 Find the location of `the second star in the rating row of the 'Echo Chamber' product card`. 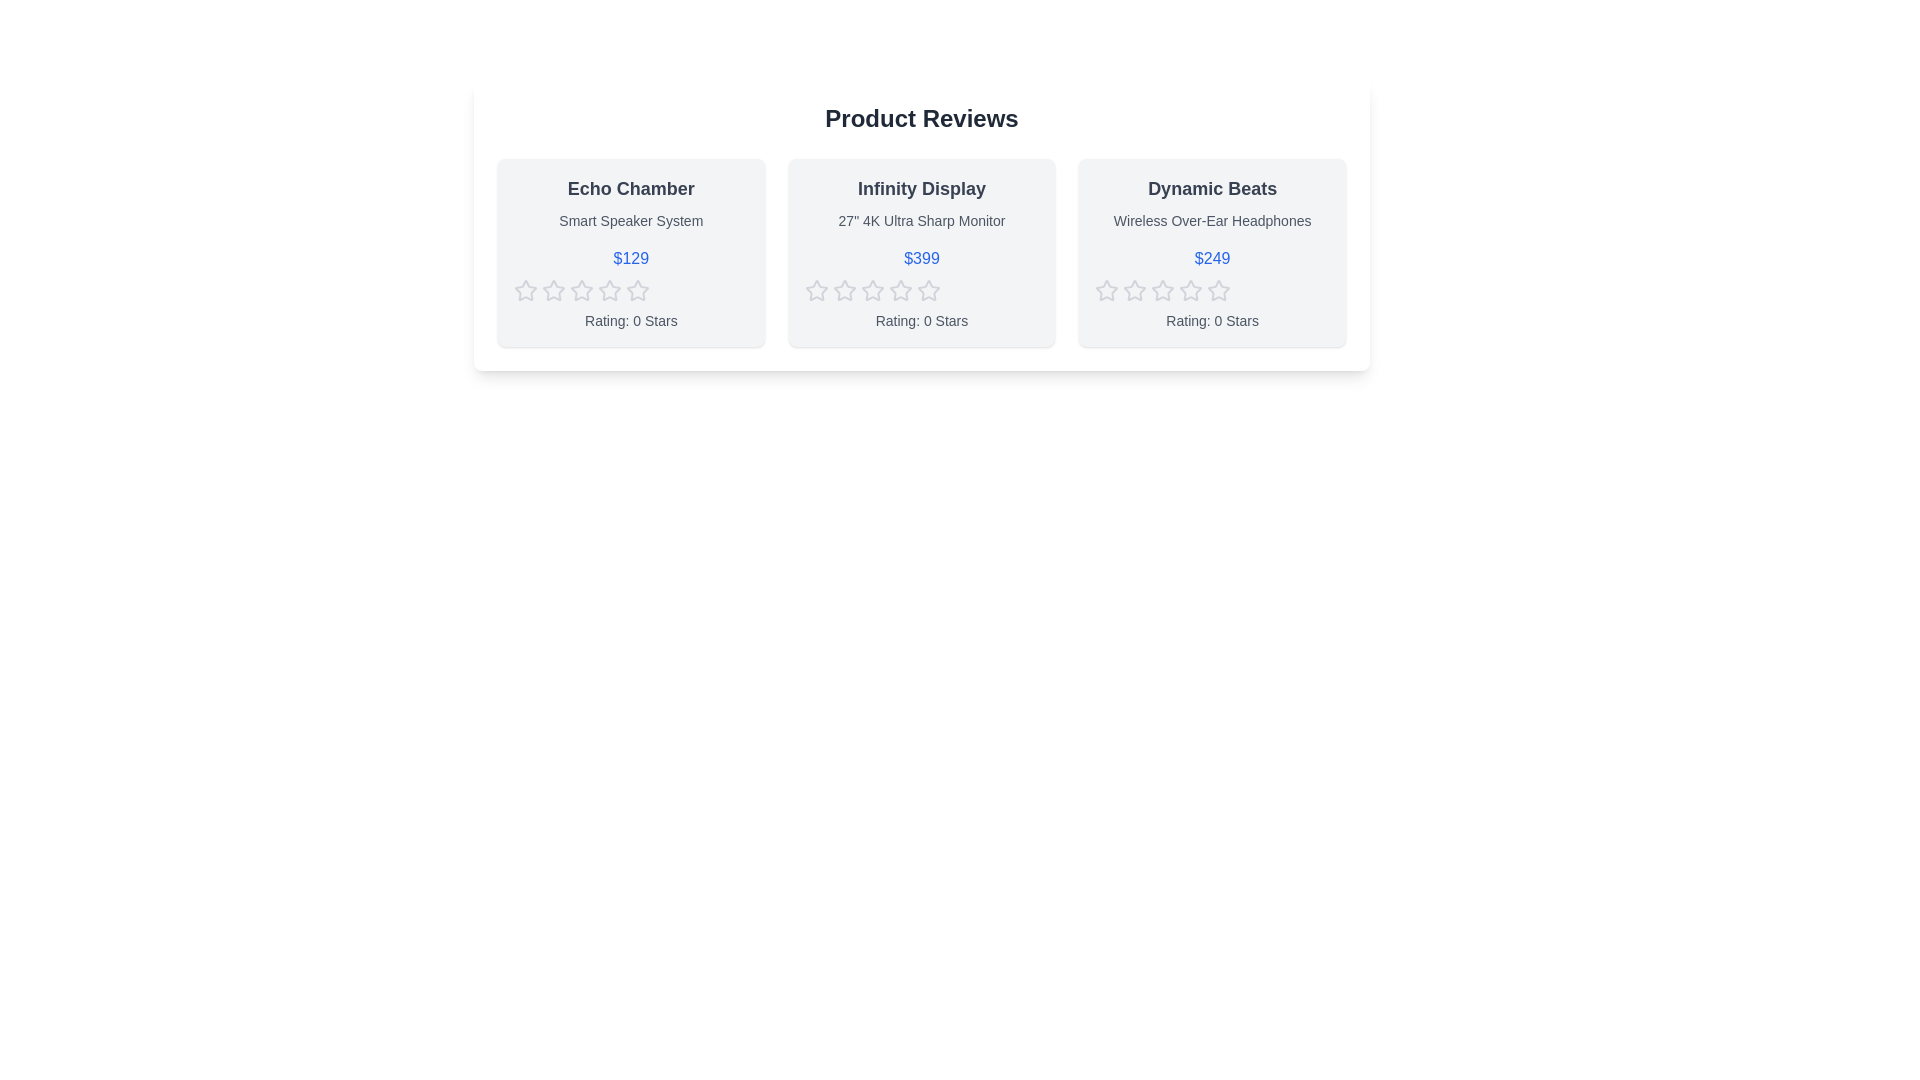

the second star in the rating row of the 'Echo Chamber' product card is located at coordinates (553, 290).